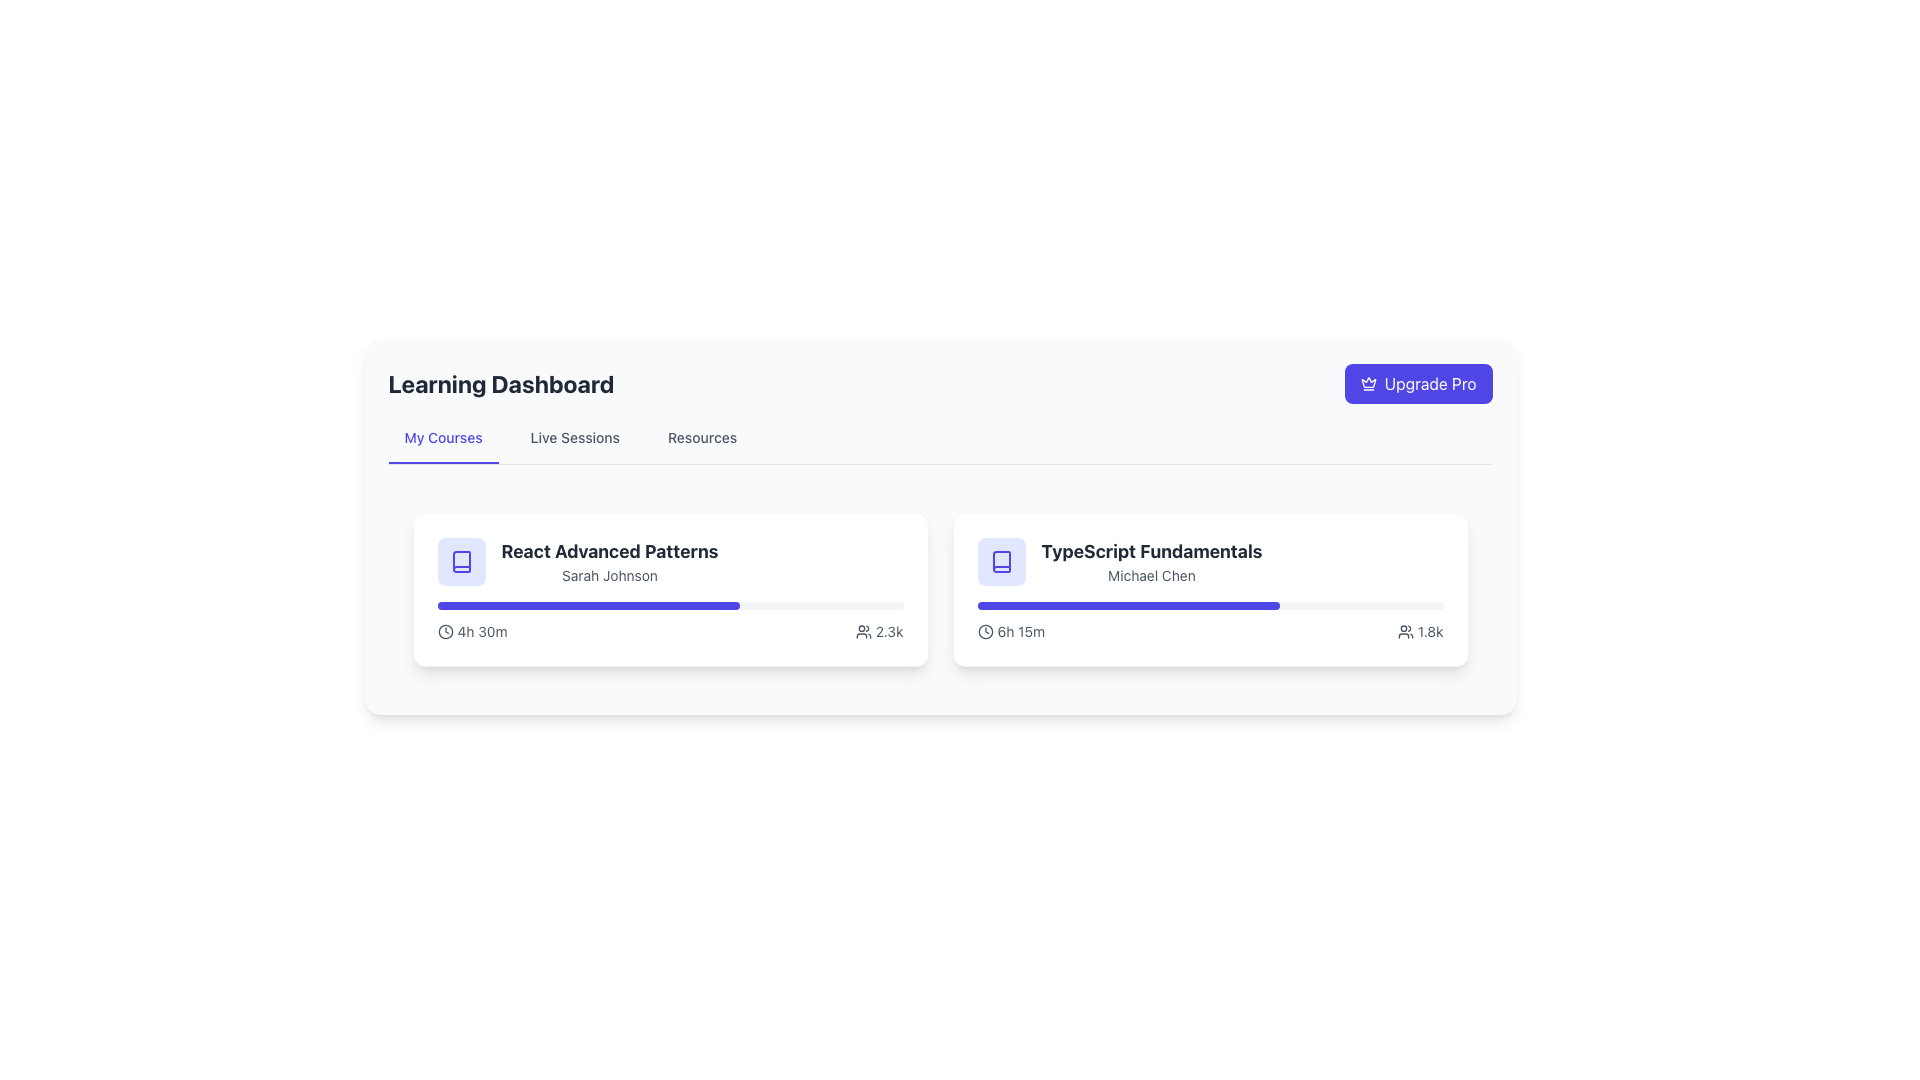  I want to click on the 'Live Sessions' navigational link, which is the second link in a horizontal navigation bar near the top center of the page, so click(574, 445).